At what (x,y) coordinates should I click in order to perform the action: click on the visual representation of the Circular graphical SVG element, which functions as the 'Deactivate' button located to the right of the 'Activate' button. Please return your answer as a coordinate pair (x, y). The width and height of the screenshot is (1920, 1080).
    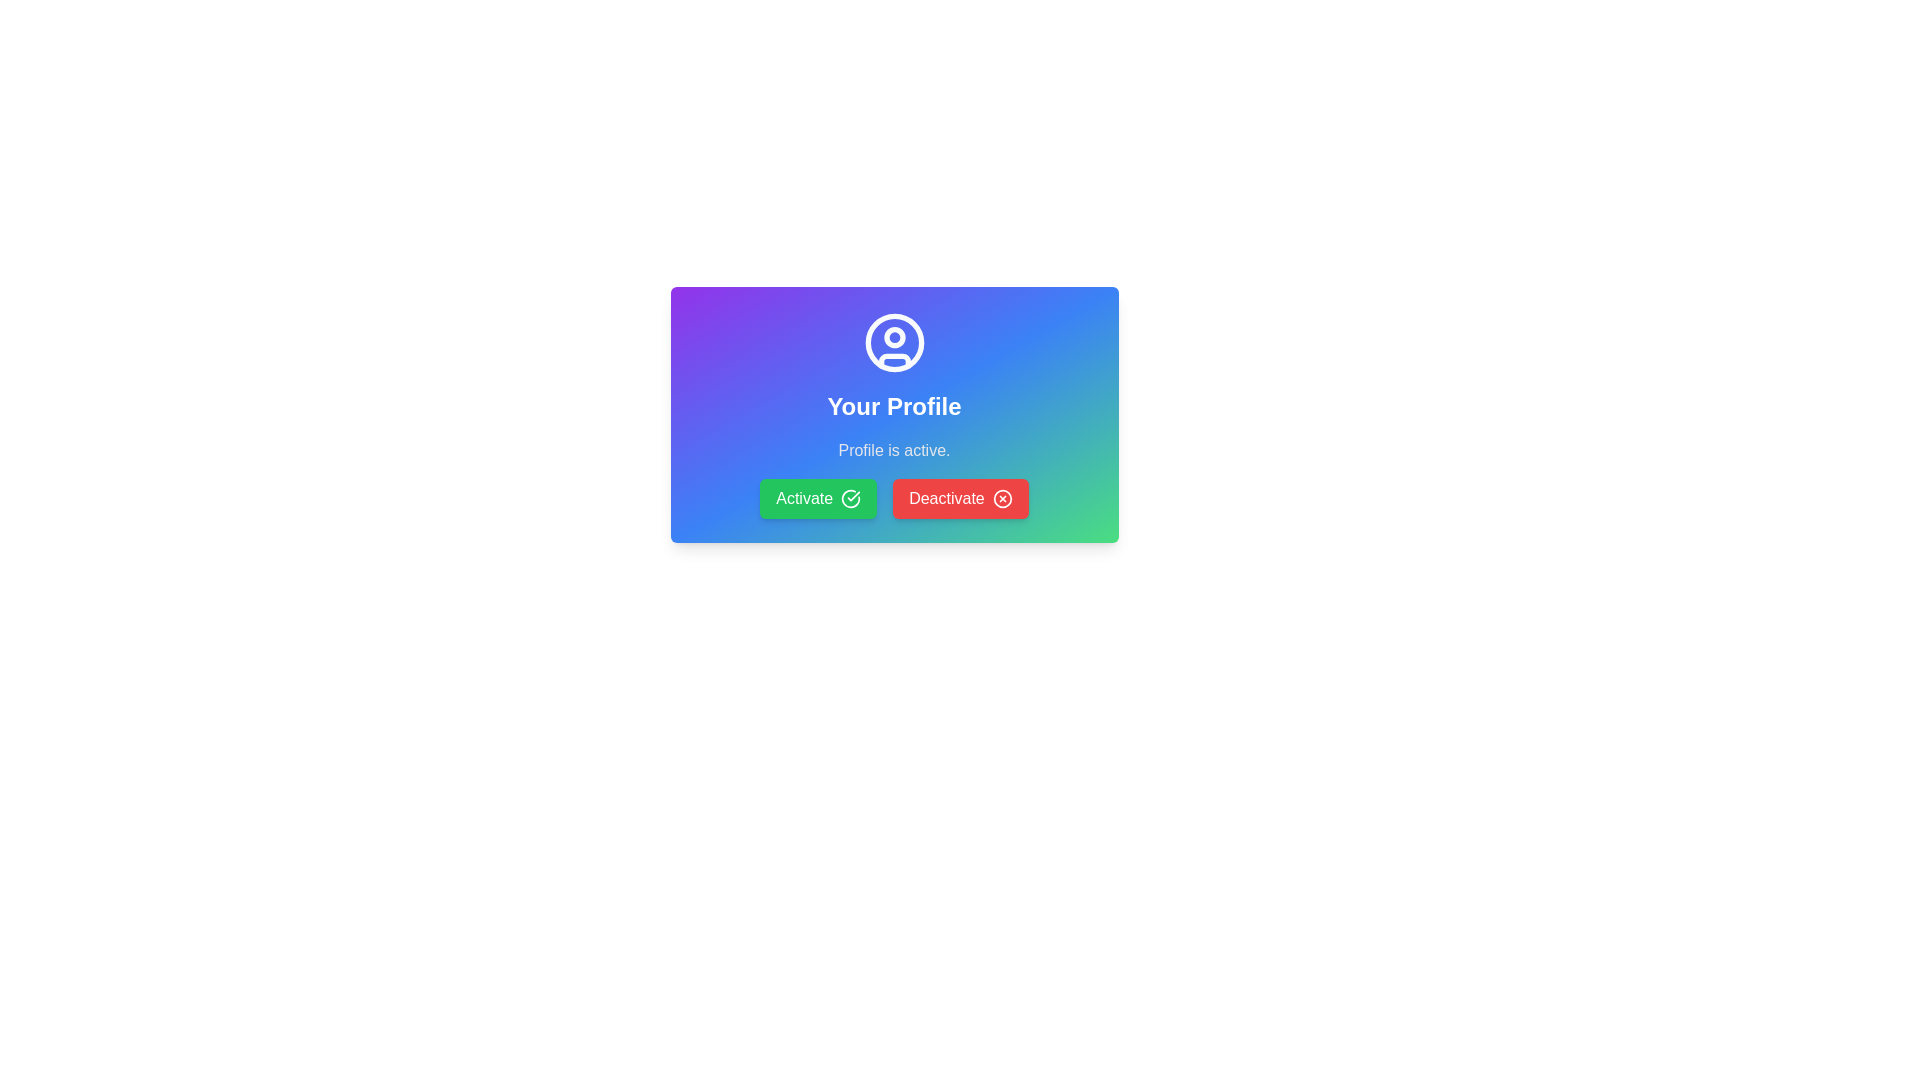
    Looking at the image, I should click on (1002, 497).